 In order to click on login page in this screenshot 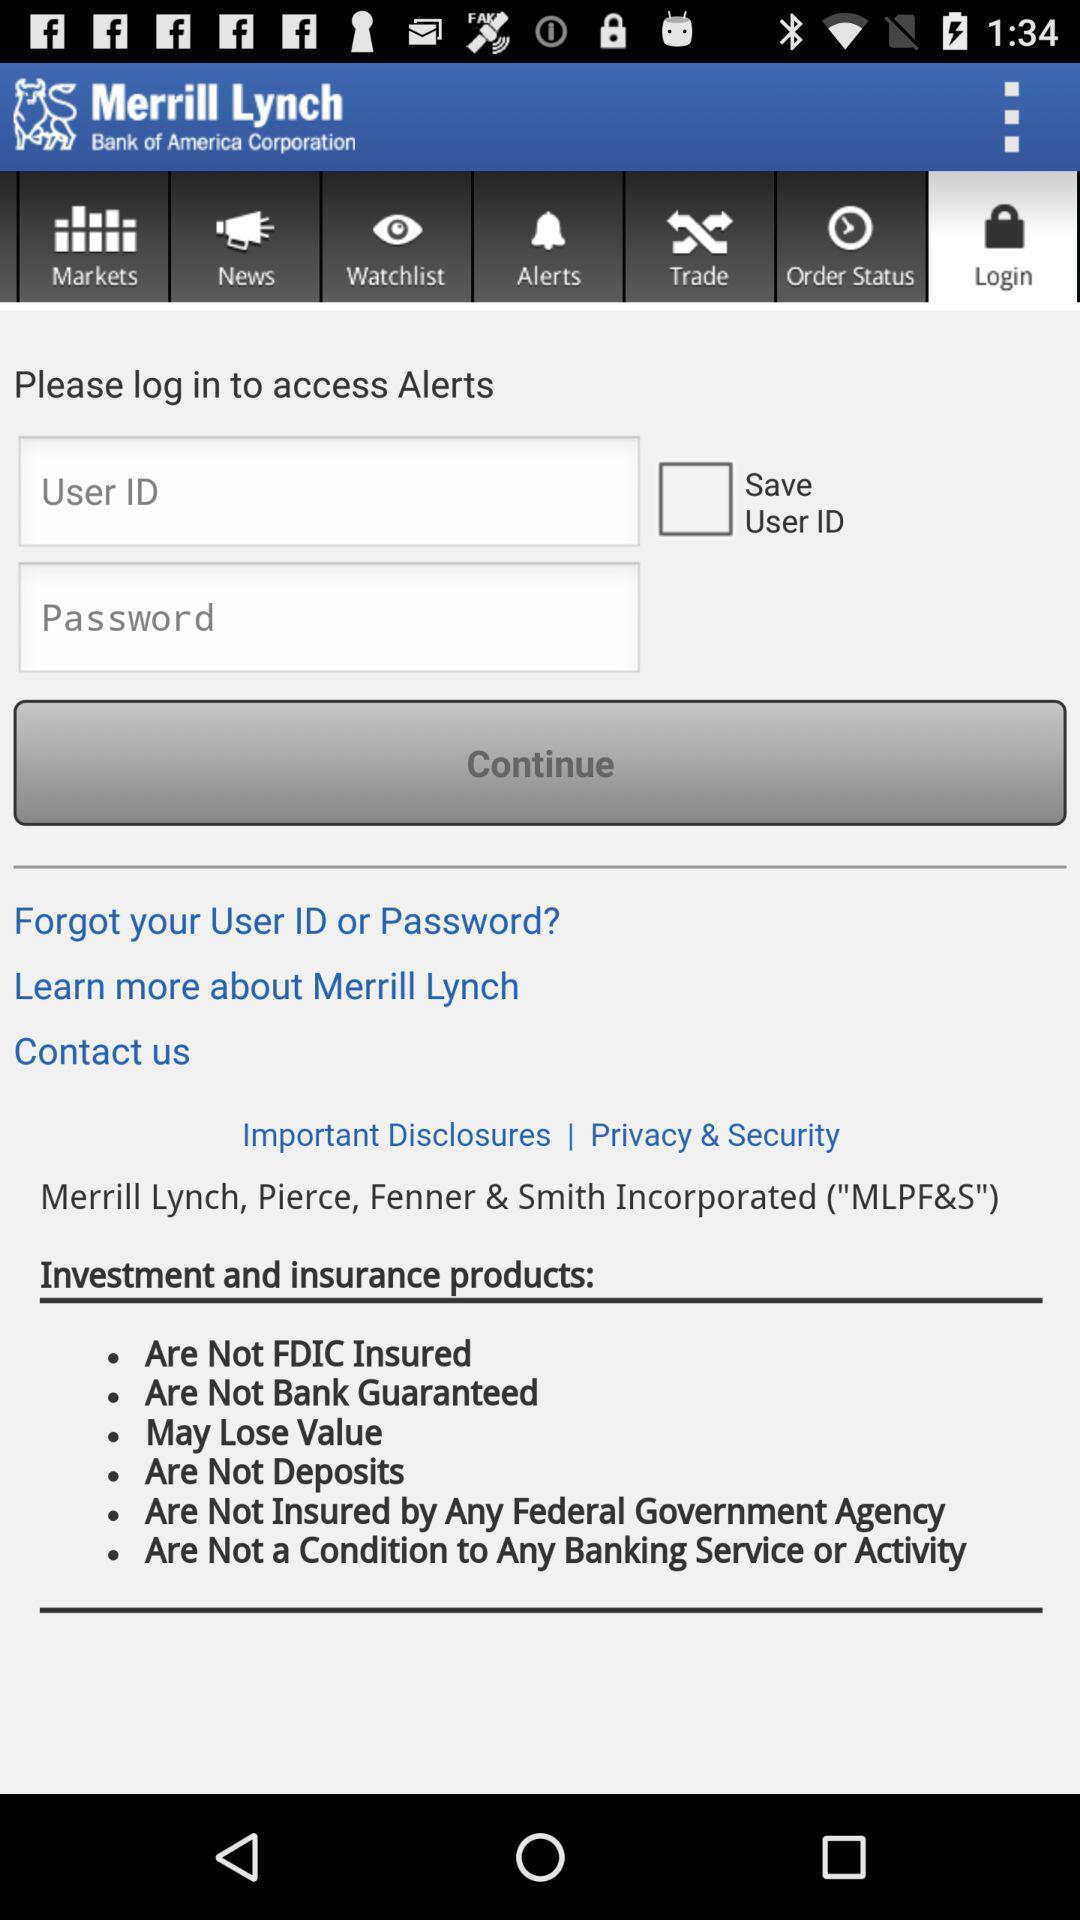, I will do `click(1002, 236)`.